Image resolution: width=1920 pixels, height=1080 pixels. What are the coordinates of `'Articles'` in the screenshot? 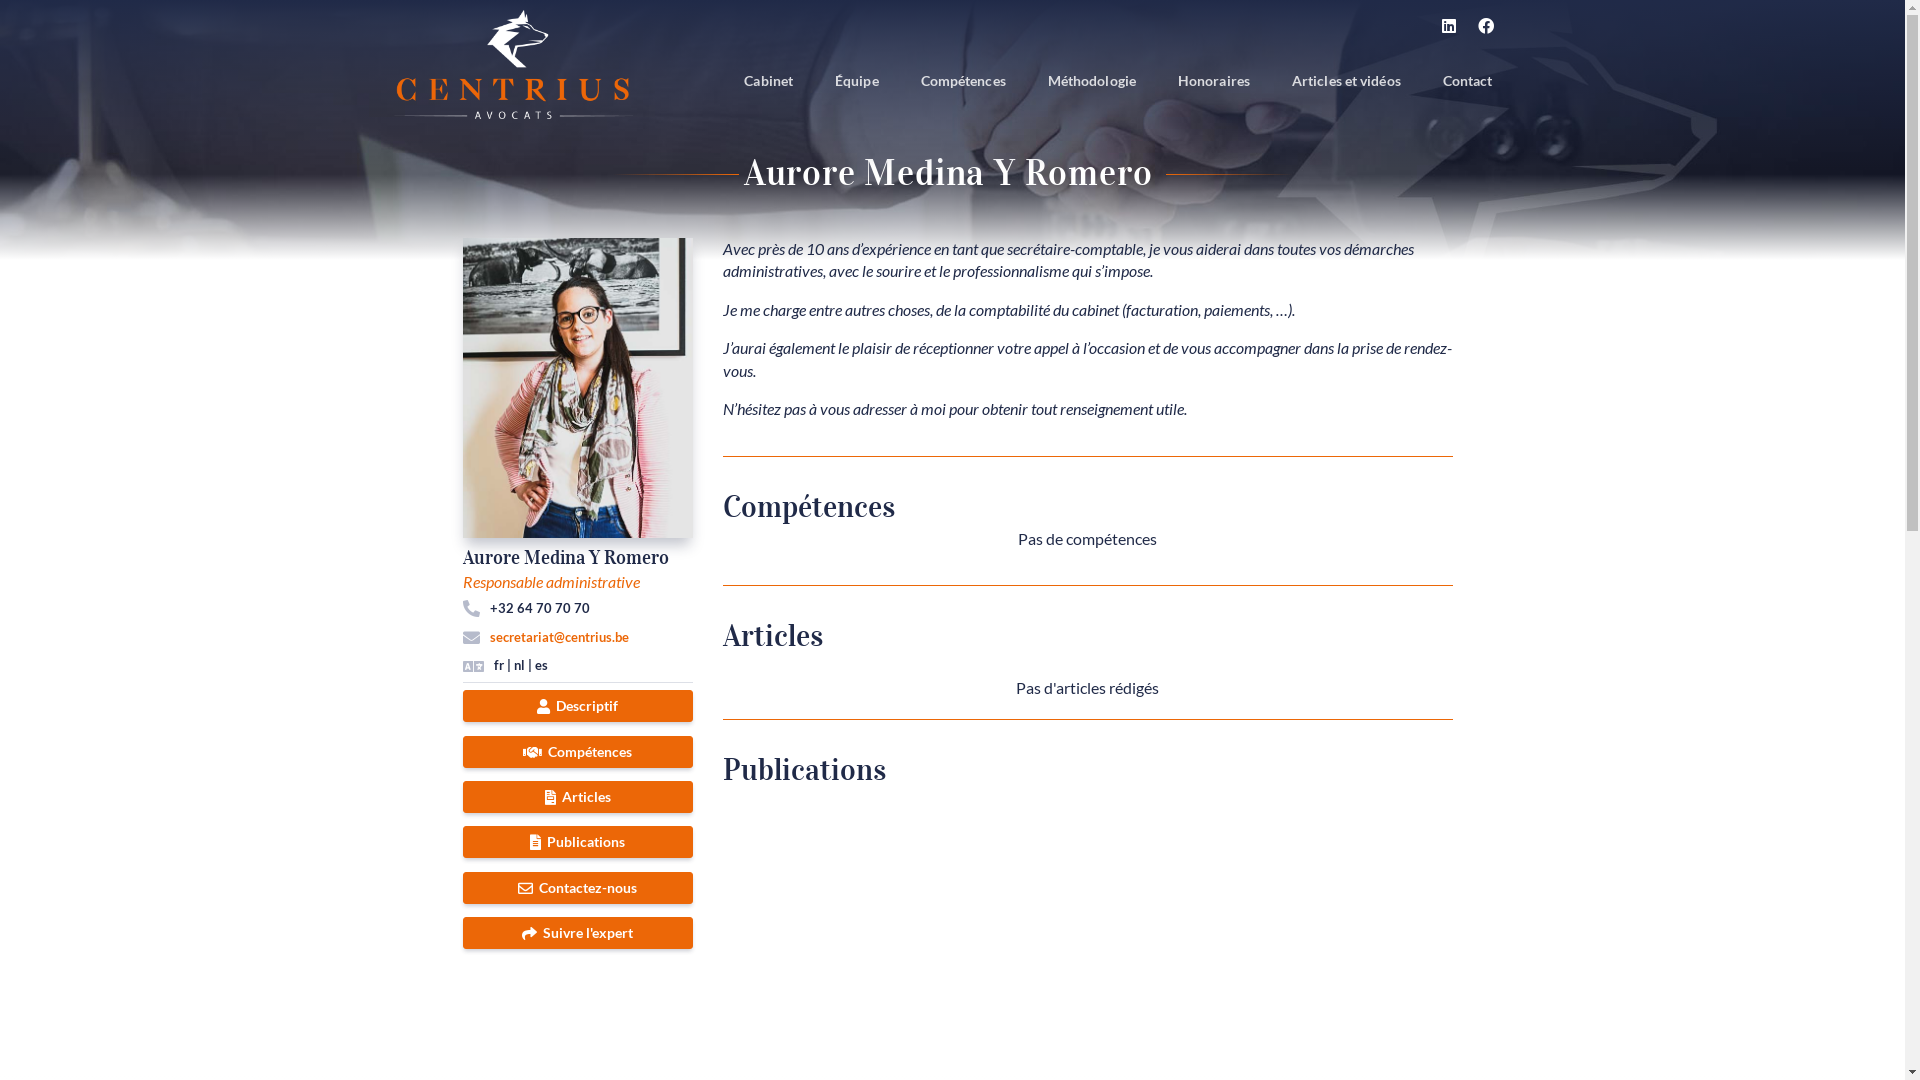 It's located at (460, 796).